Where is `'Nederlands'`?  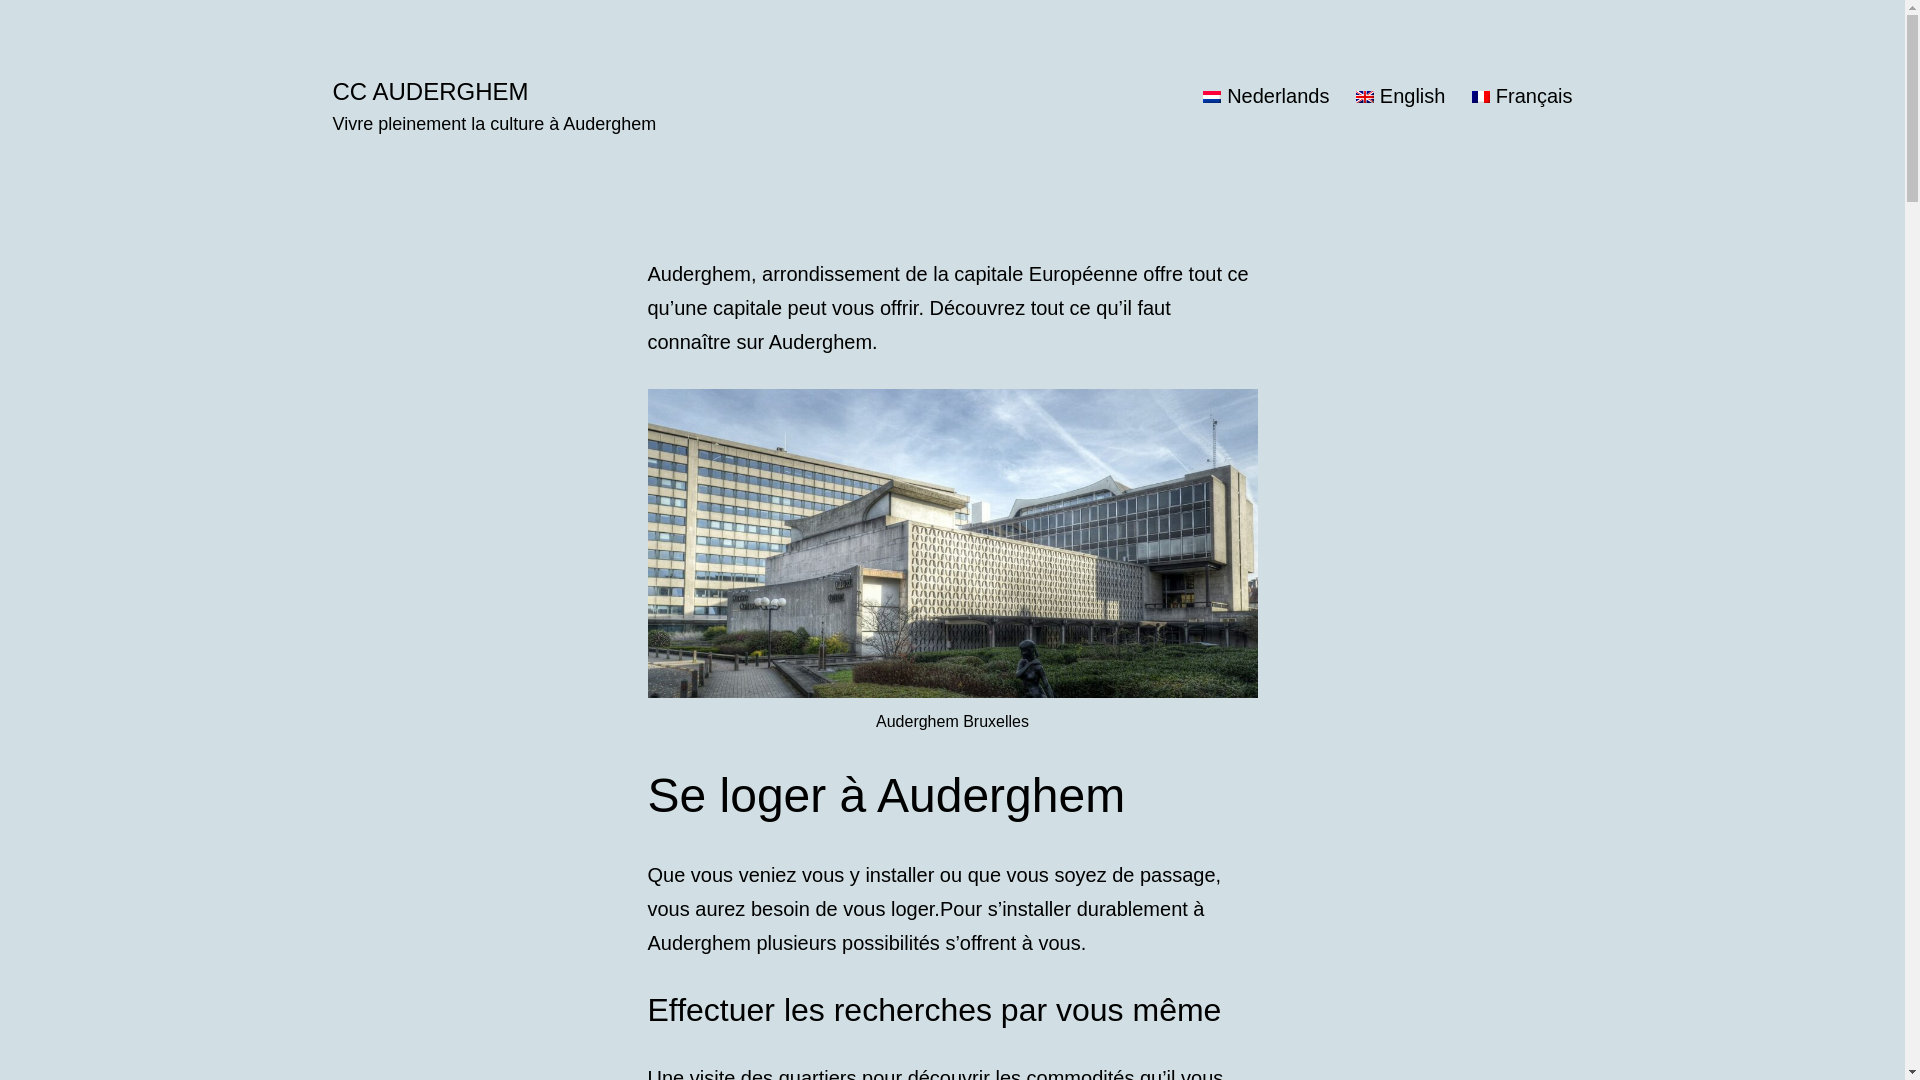
'Nederlands' is located at coordinates (1265, 96).